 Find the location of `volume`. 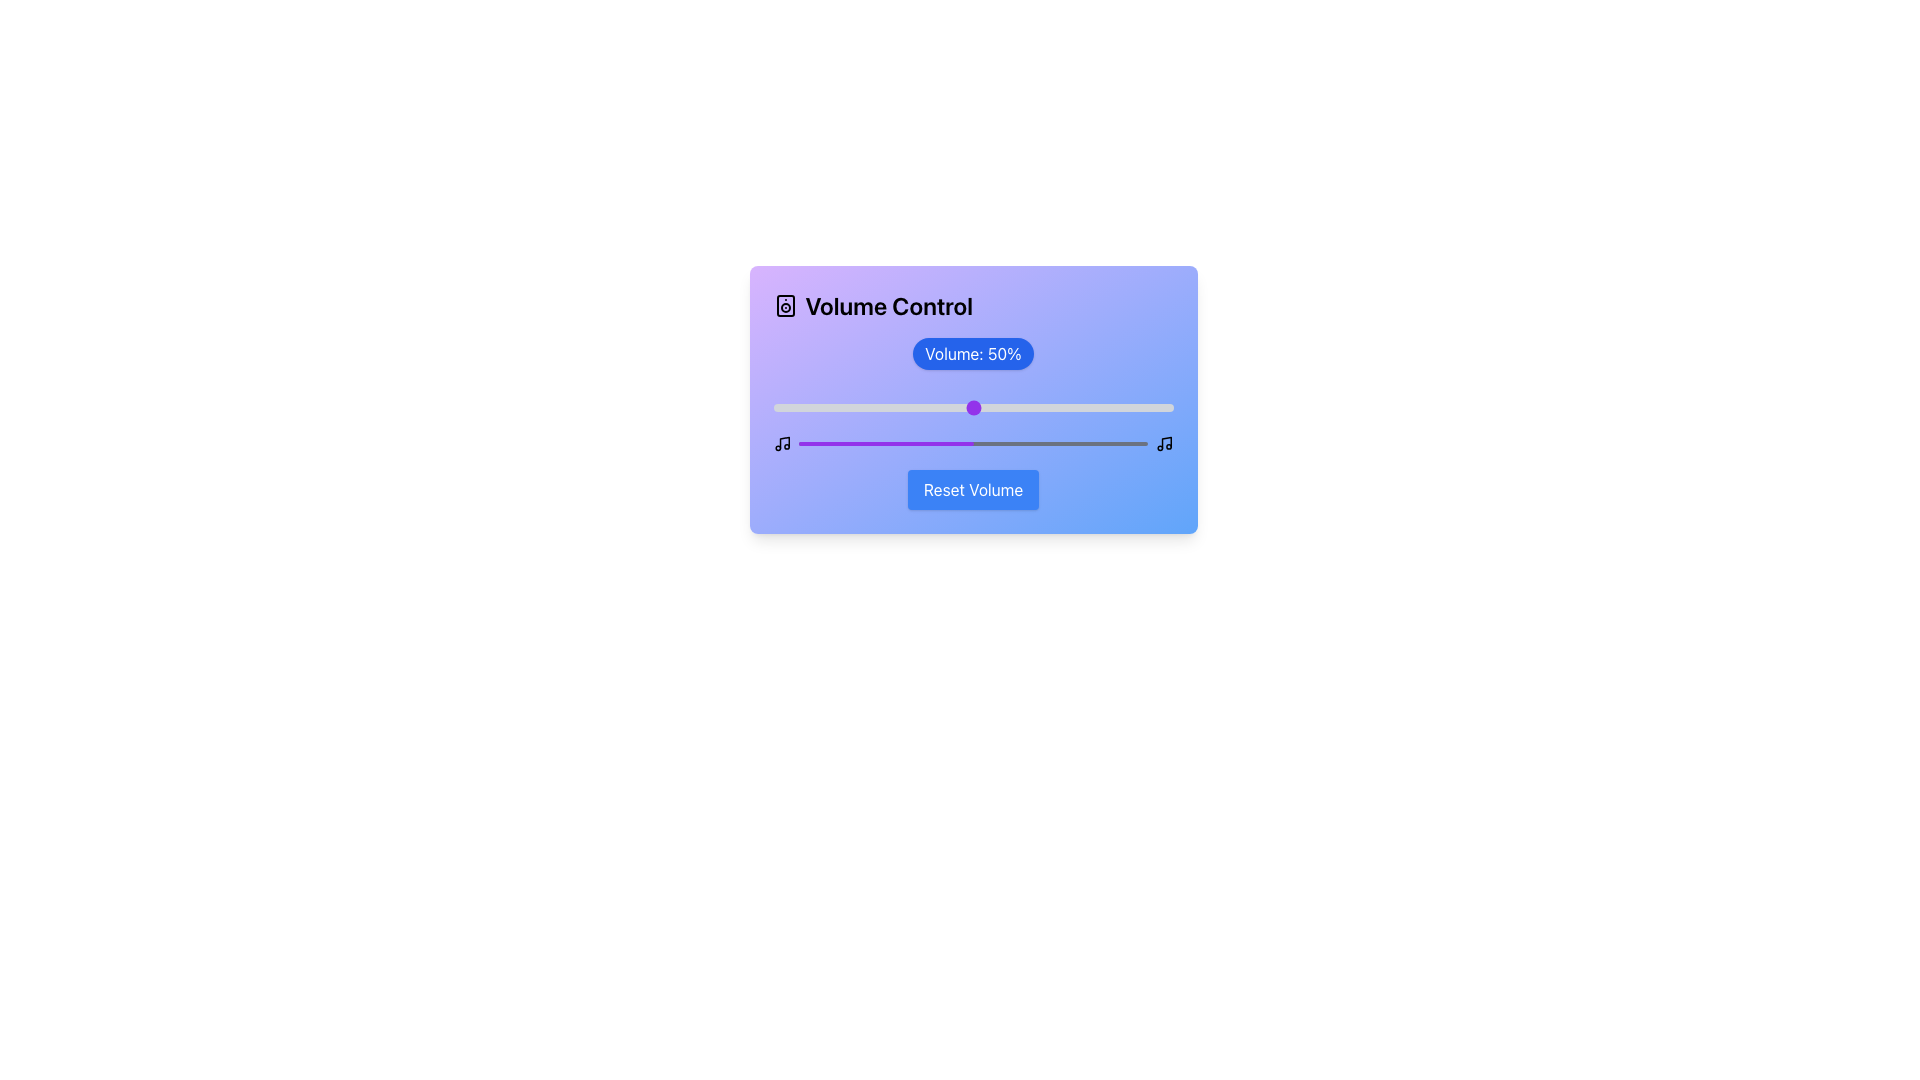

volume is located at coordinates (837, 407).